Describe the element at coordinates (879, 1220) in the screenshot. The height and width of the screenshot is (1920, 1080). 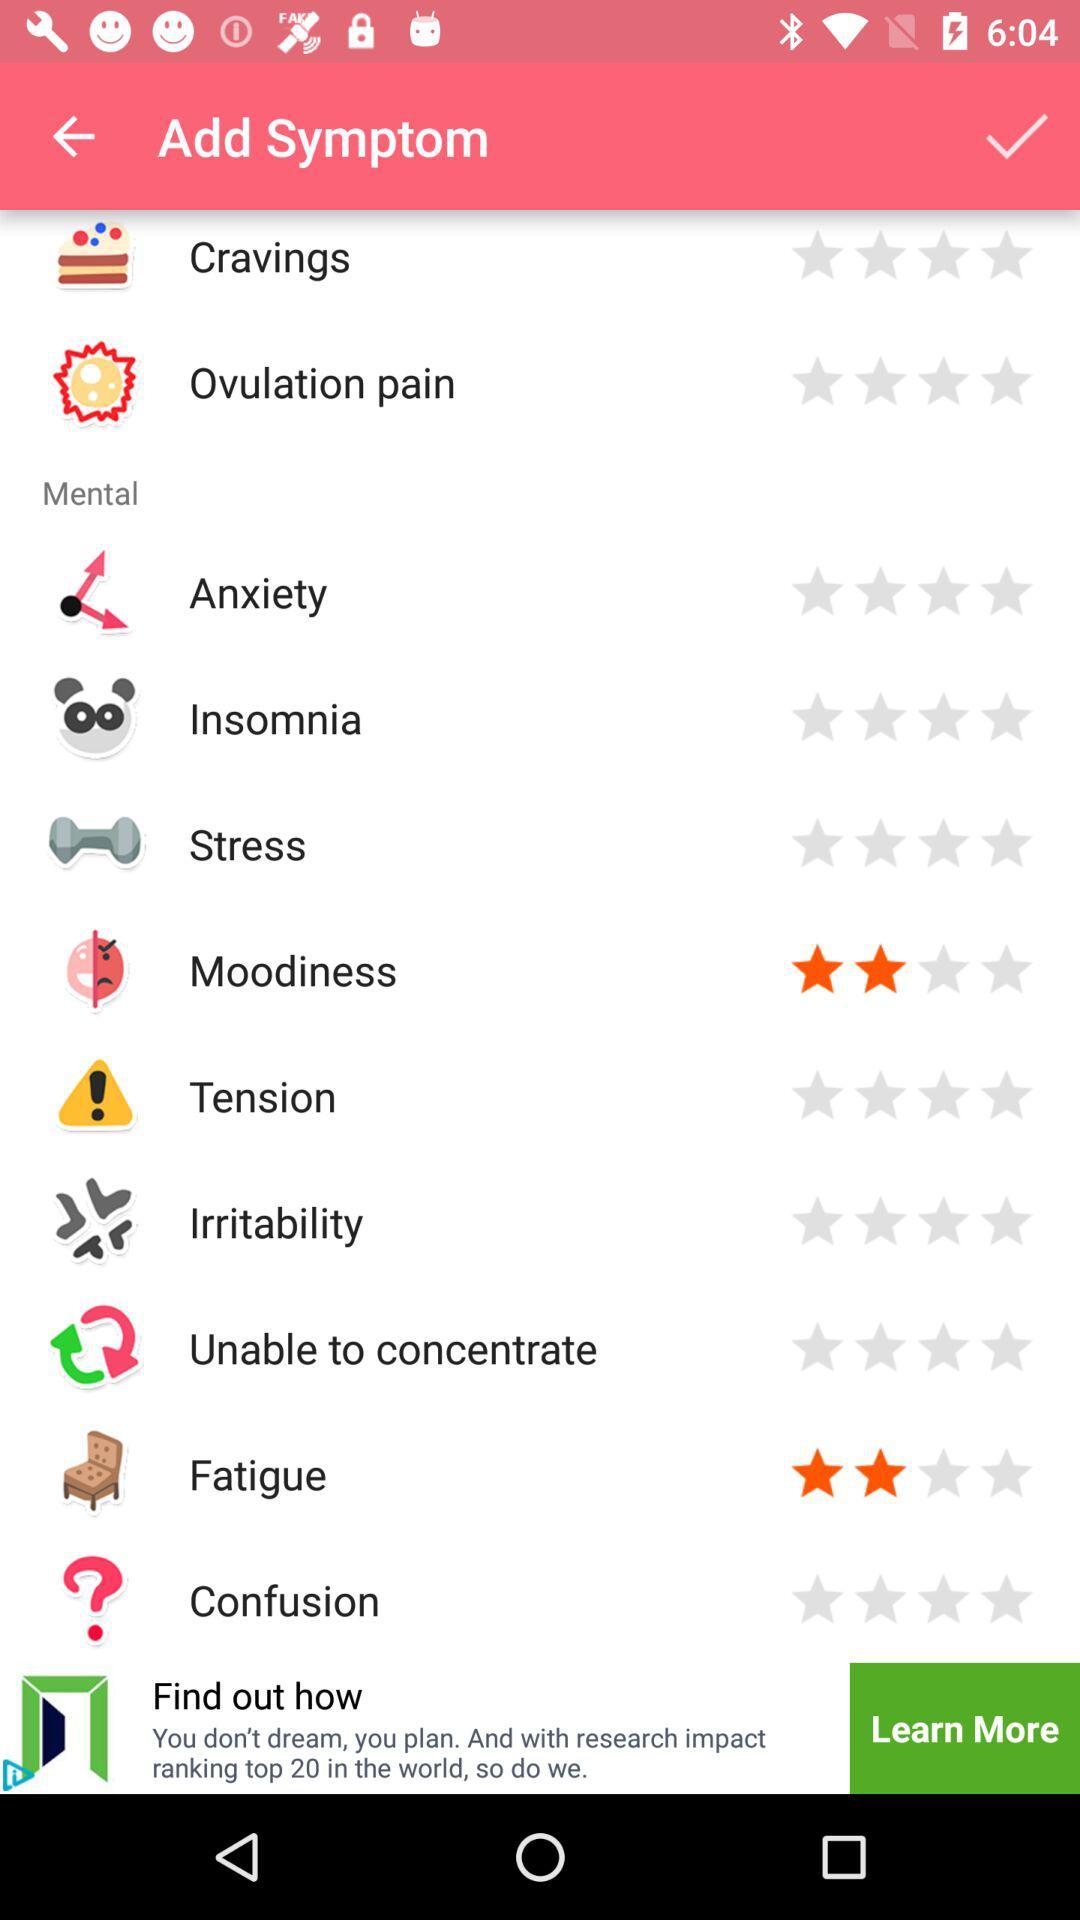
I see `evaluate mental` at that location.